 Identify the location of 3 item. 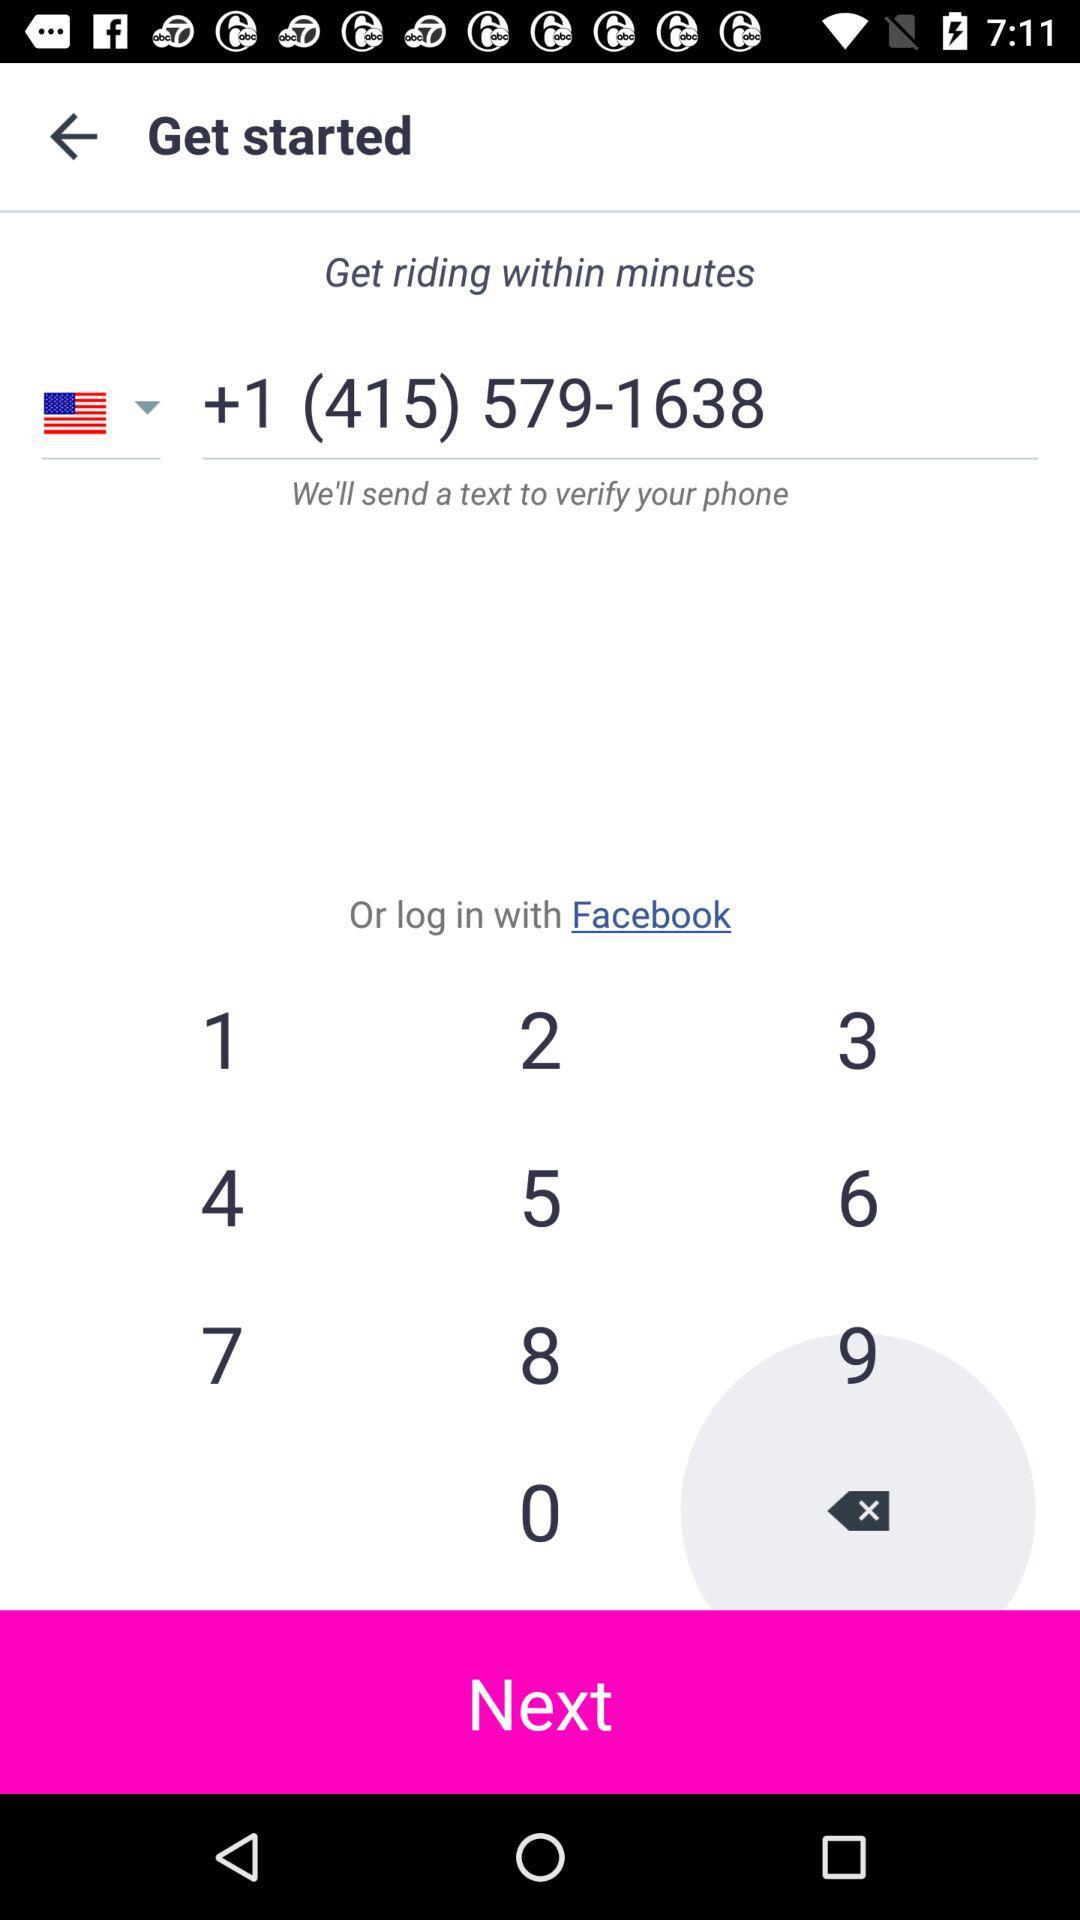
(856, 1037).